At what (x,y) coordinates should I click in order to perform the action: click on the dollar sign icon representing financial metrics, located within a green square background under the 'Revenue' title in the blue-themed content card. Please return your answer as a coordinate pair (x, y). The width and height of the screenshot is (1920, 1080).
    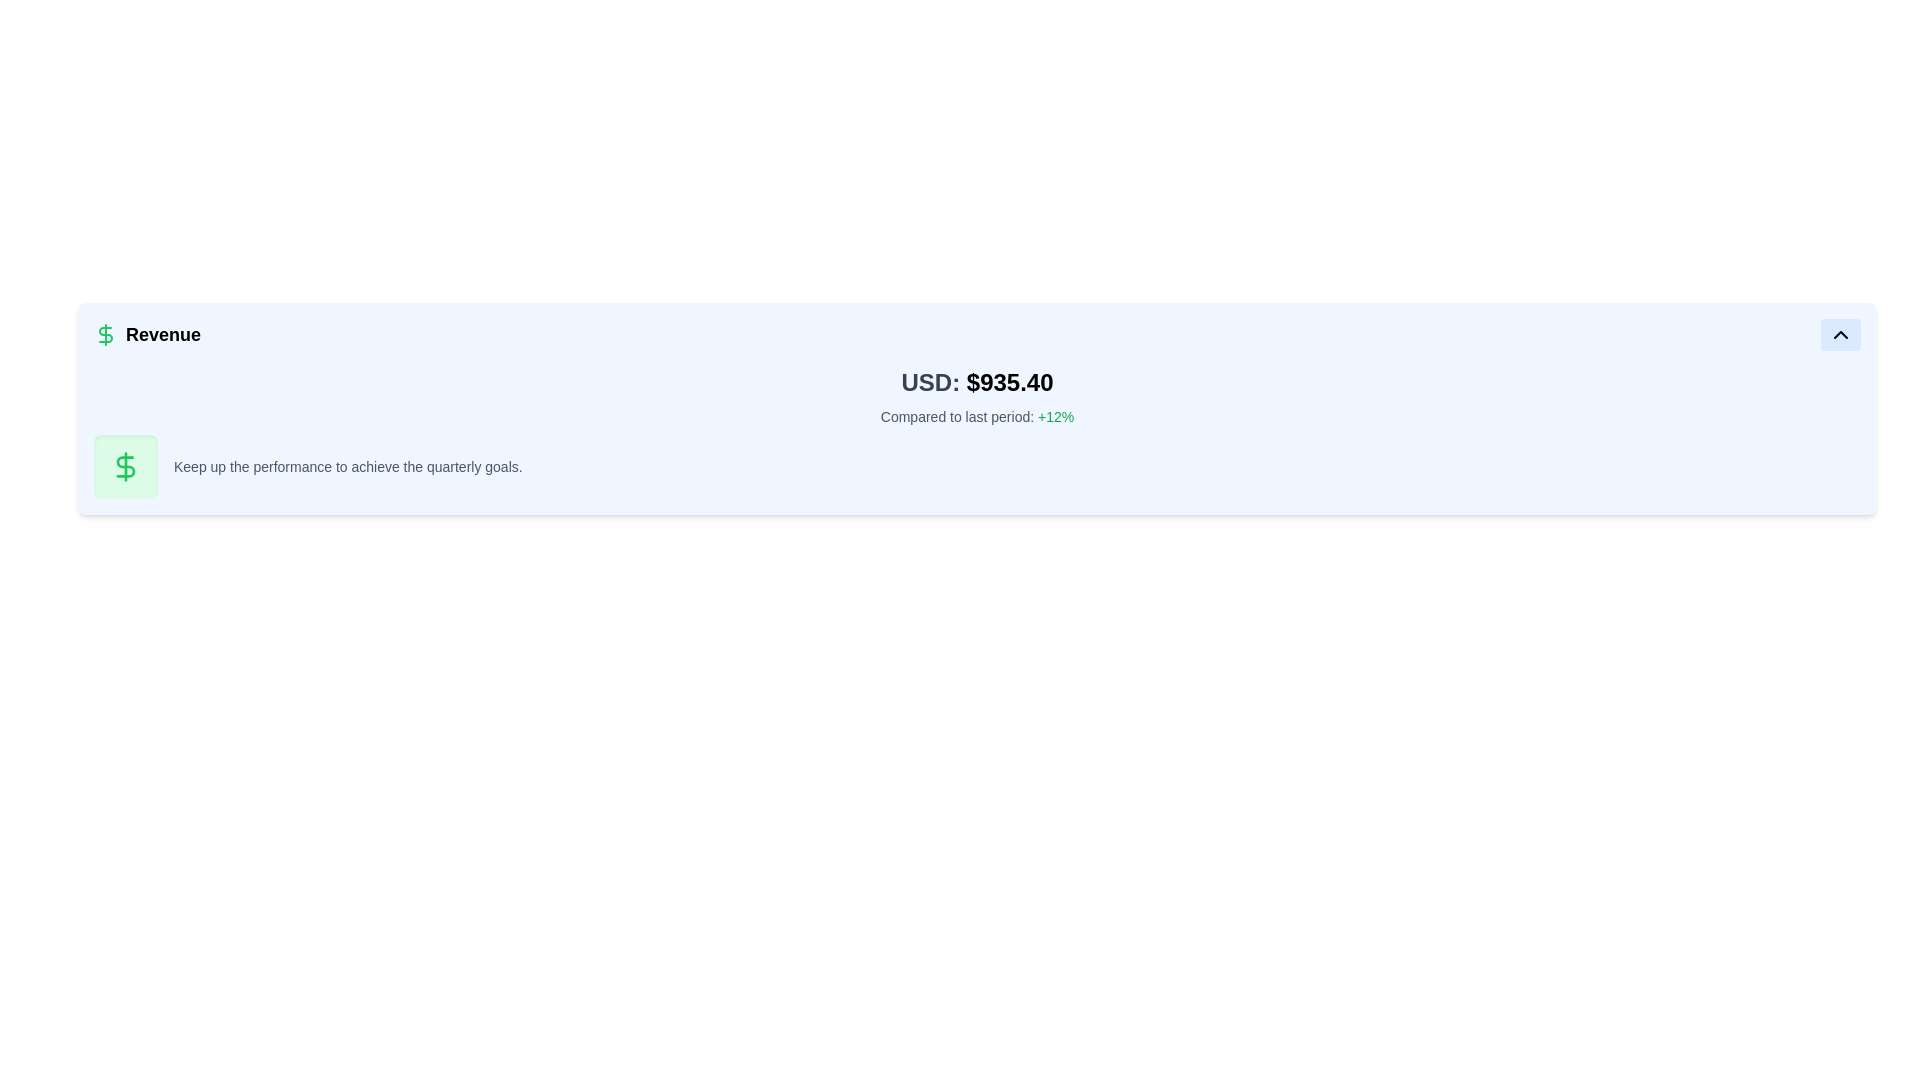
    Looking at the image, I should click on (124, 466).